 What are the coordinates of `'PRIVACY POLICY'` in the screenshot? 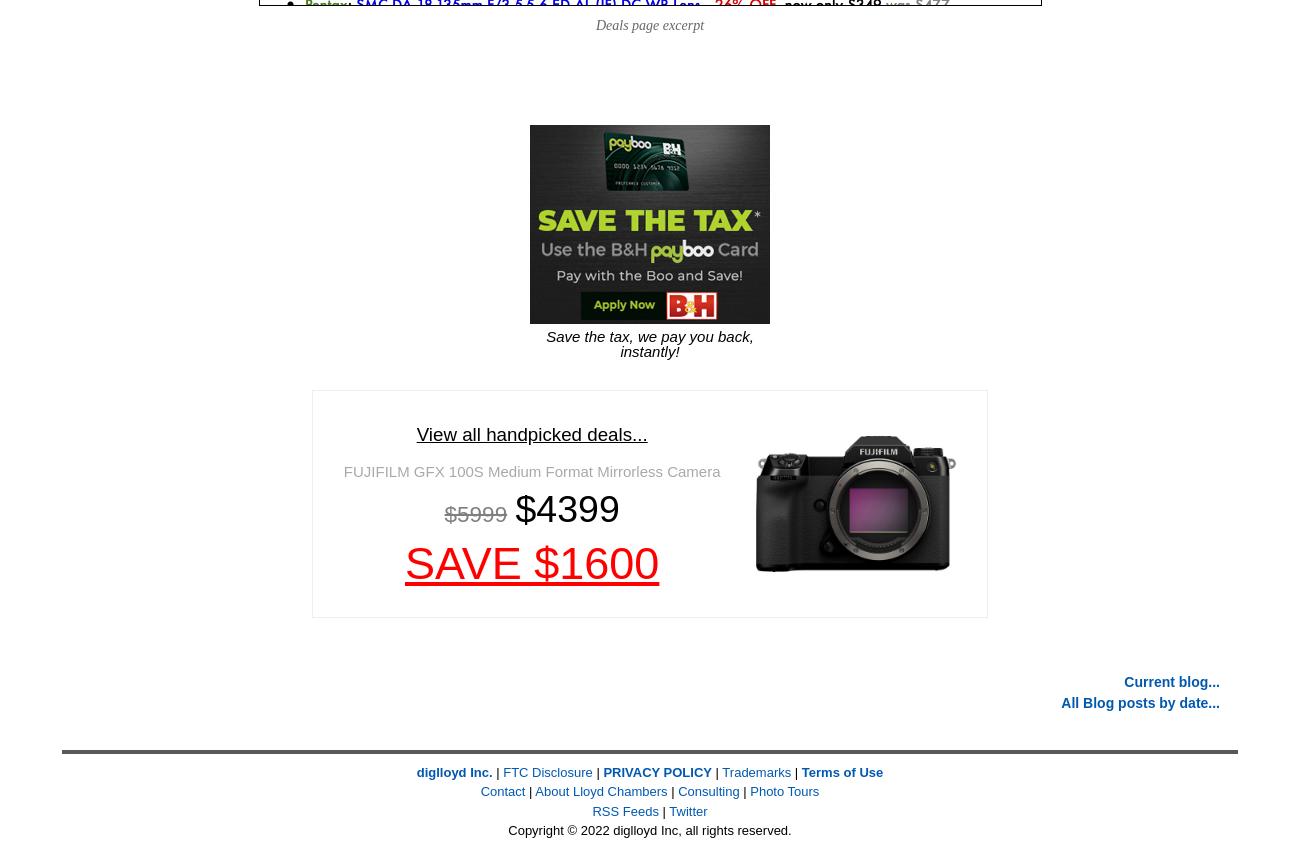 It's located at (602, 770).